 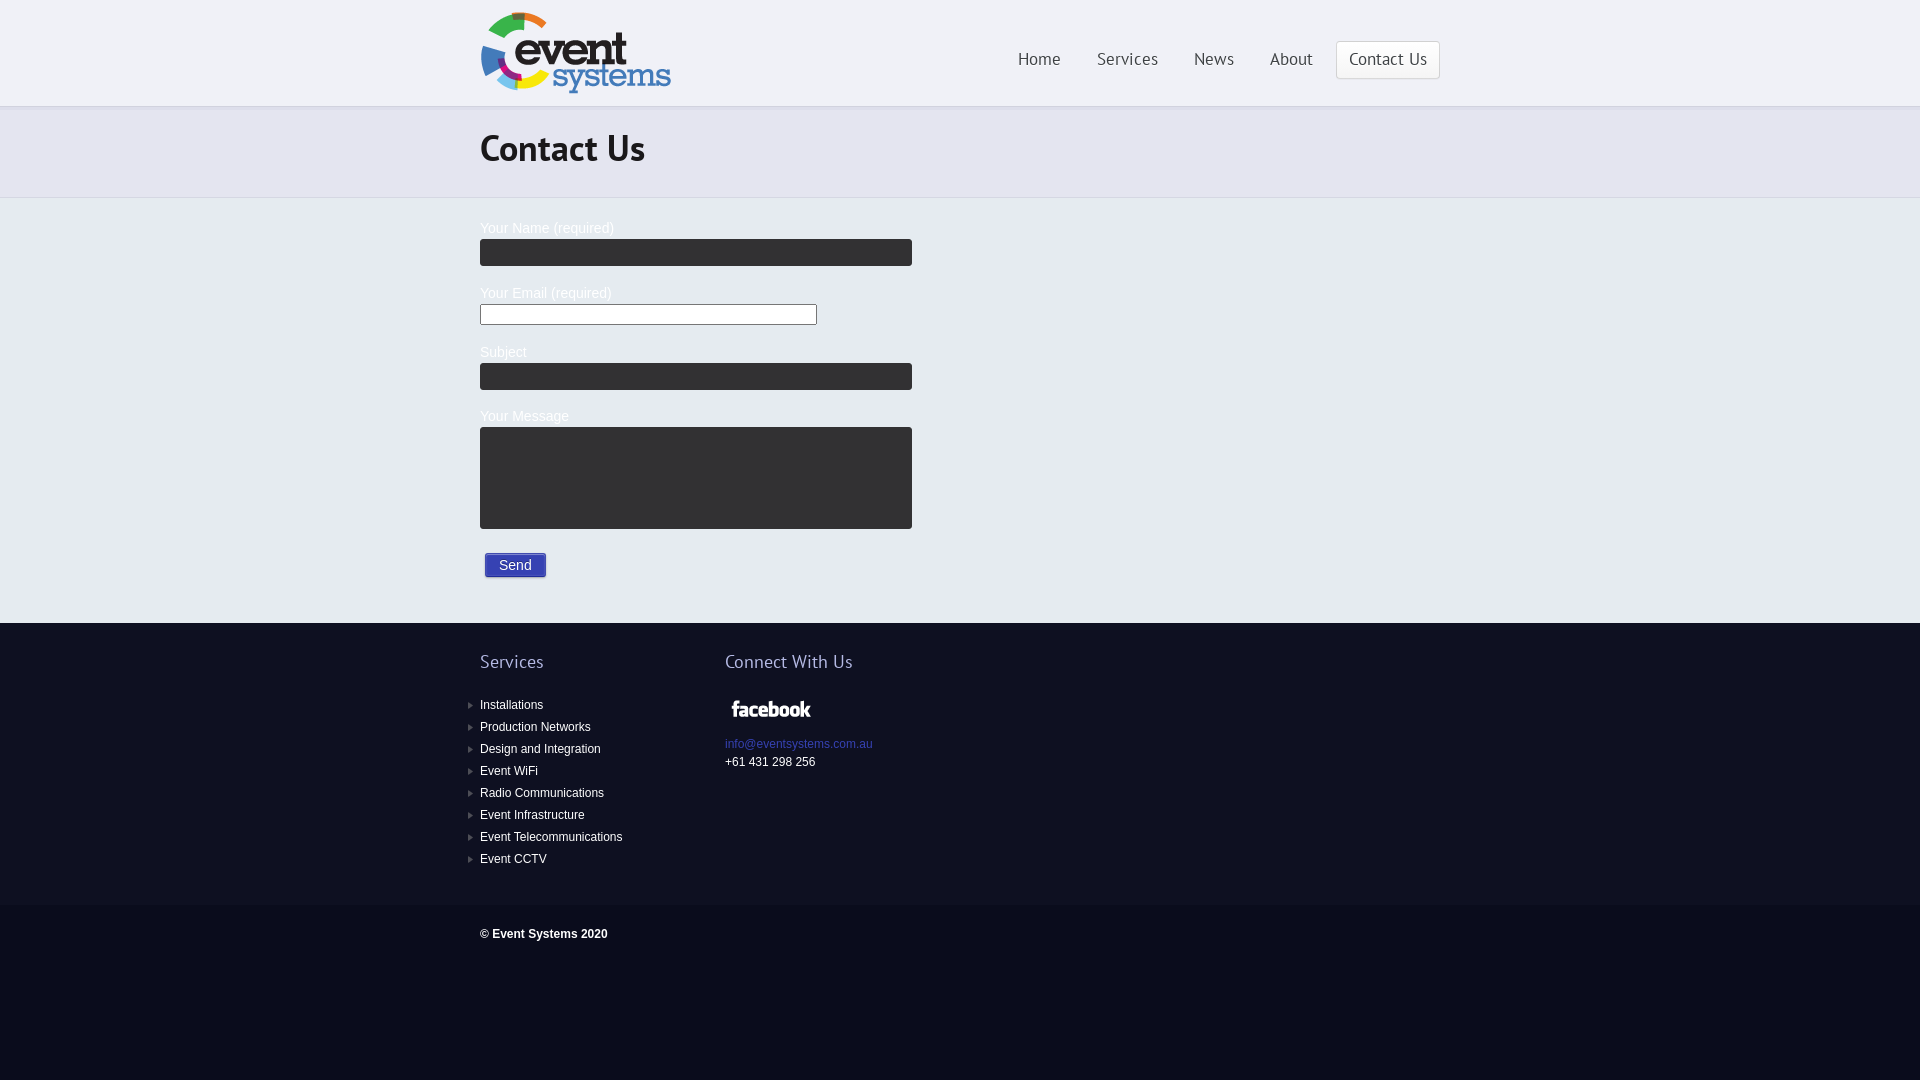 What do you see at coordinates (1004, 59) in the screenshot?
I see `'Home'` at bounding box center [1004, 59].